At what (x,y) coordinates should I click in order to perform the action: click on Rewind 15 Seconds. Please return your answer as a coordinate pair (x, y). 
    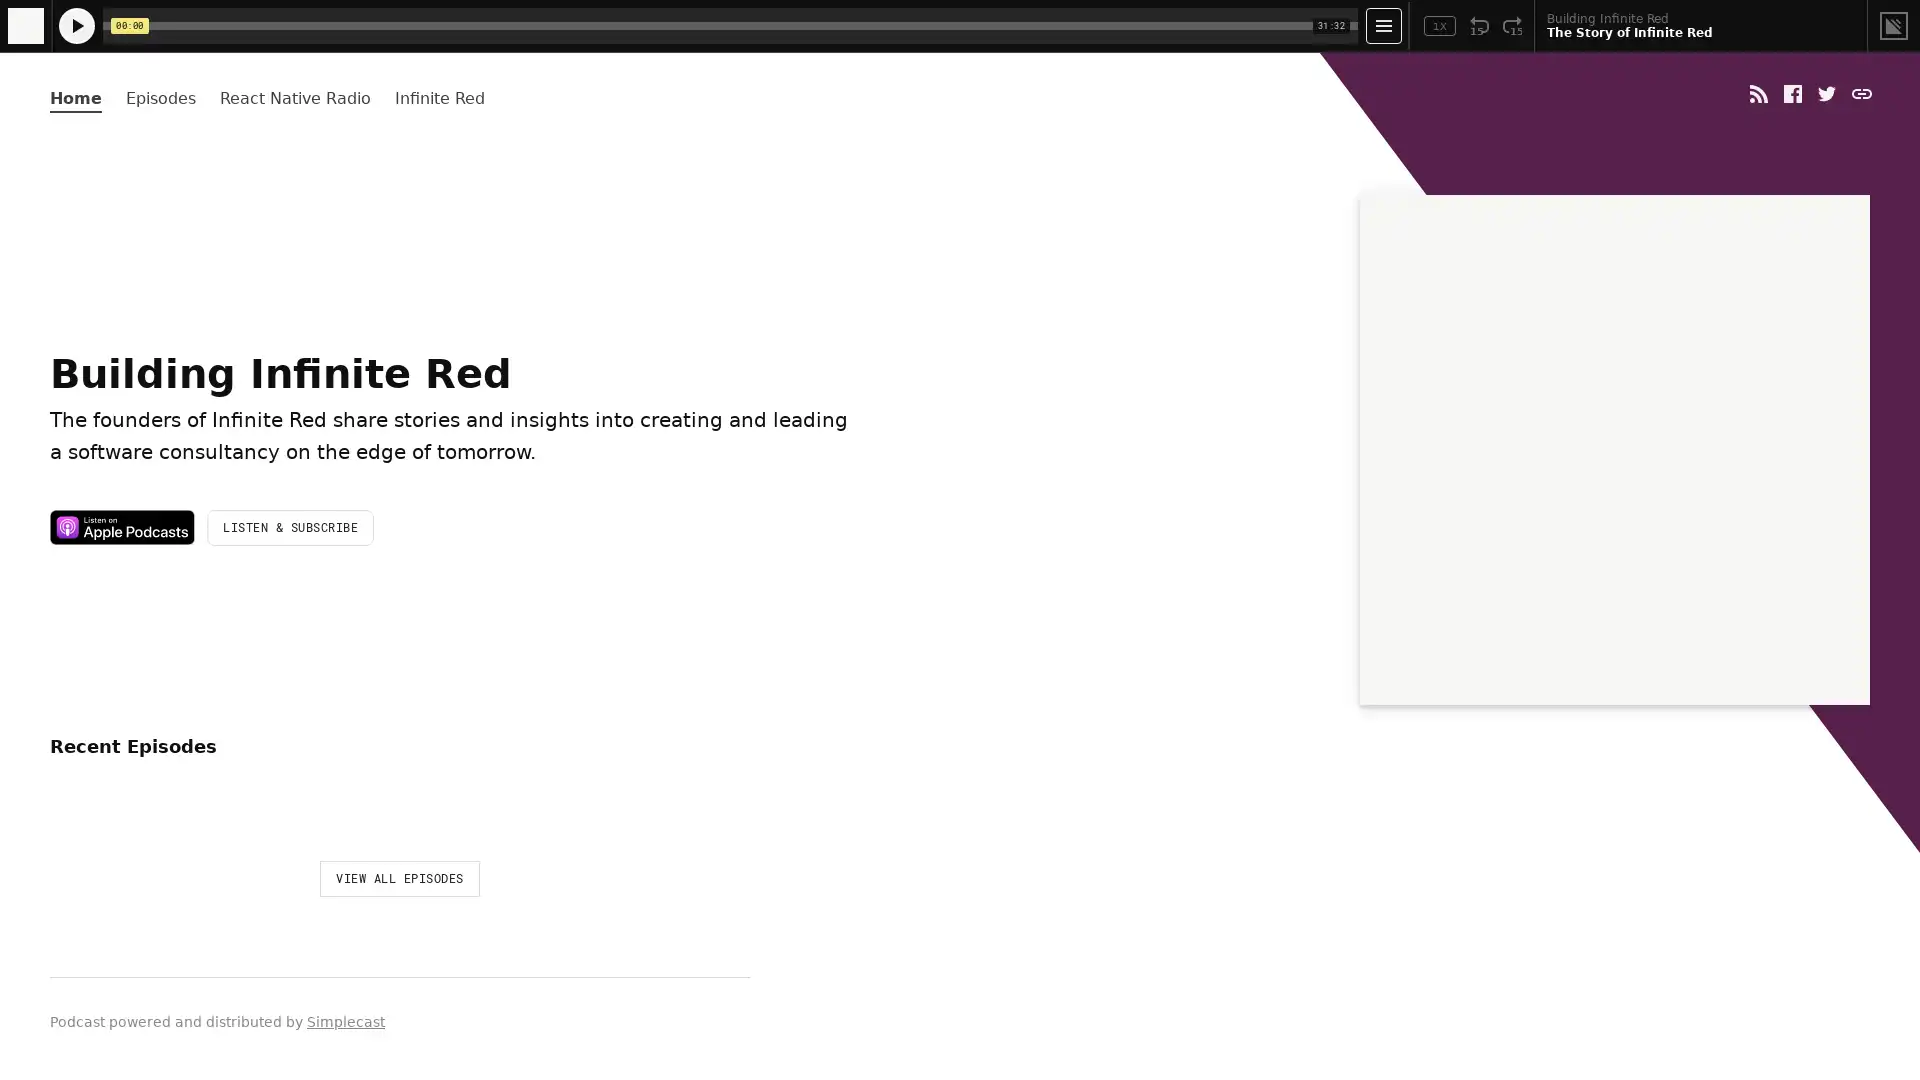
    Looking at the image, I should click on (1479, 26).